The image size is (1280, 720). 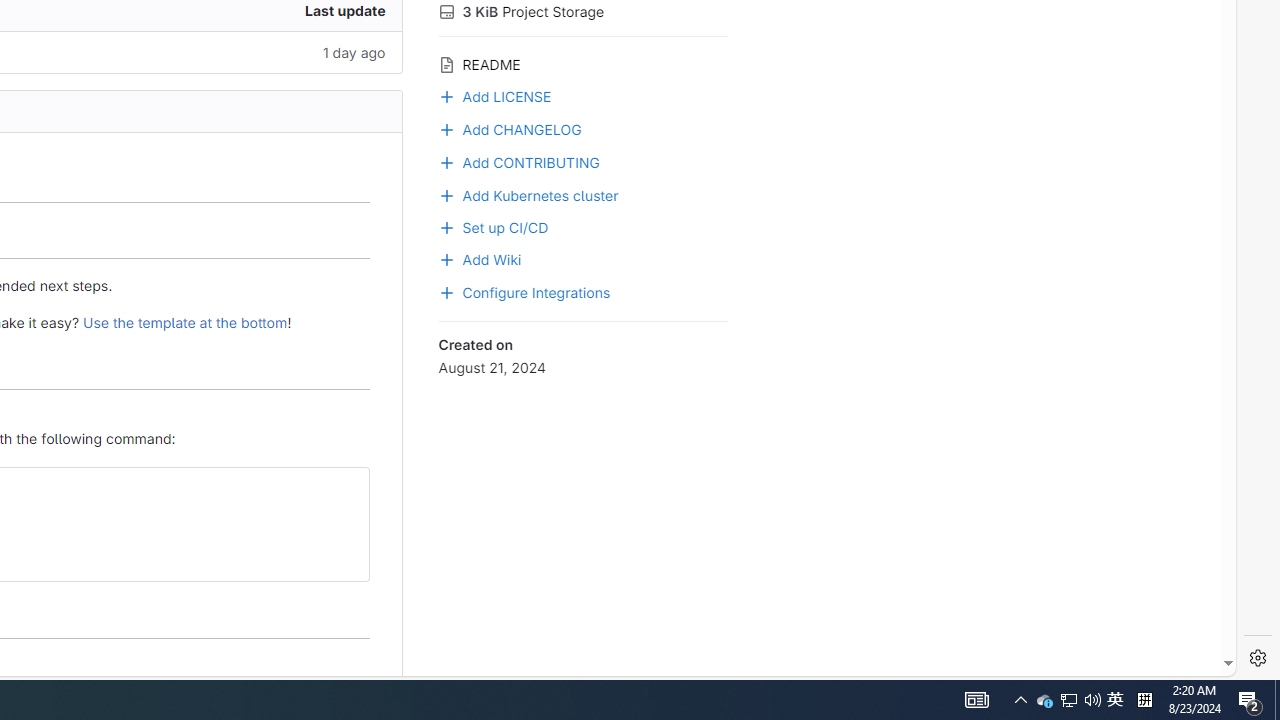 What do you see at coordinates (582, 160) in the screenshot?
I see `'Add CONTRIBUTING'` at bounding box center [582, 160].